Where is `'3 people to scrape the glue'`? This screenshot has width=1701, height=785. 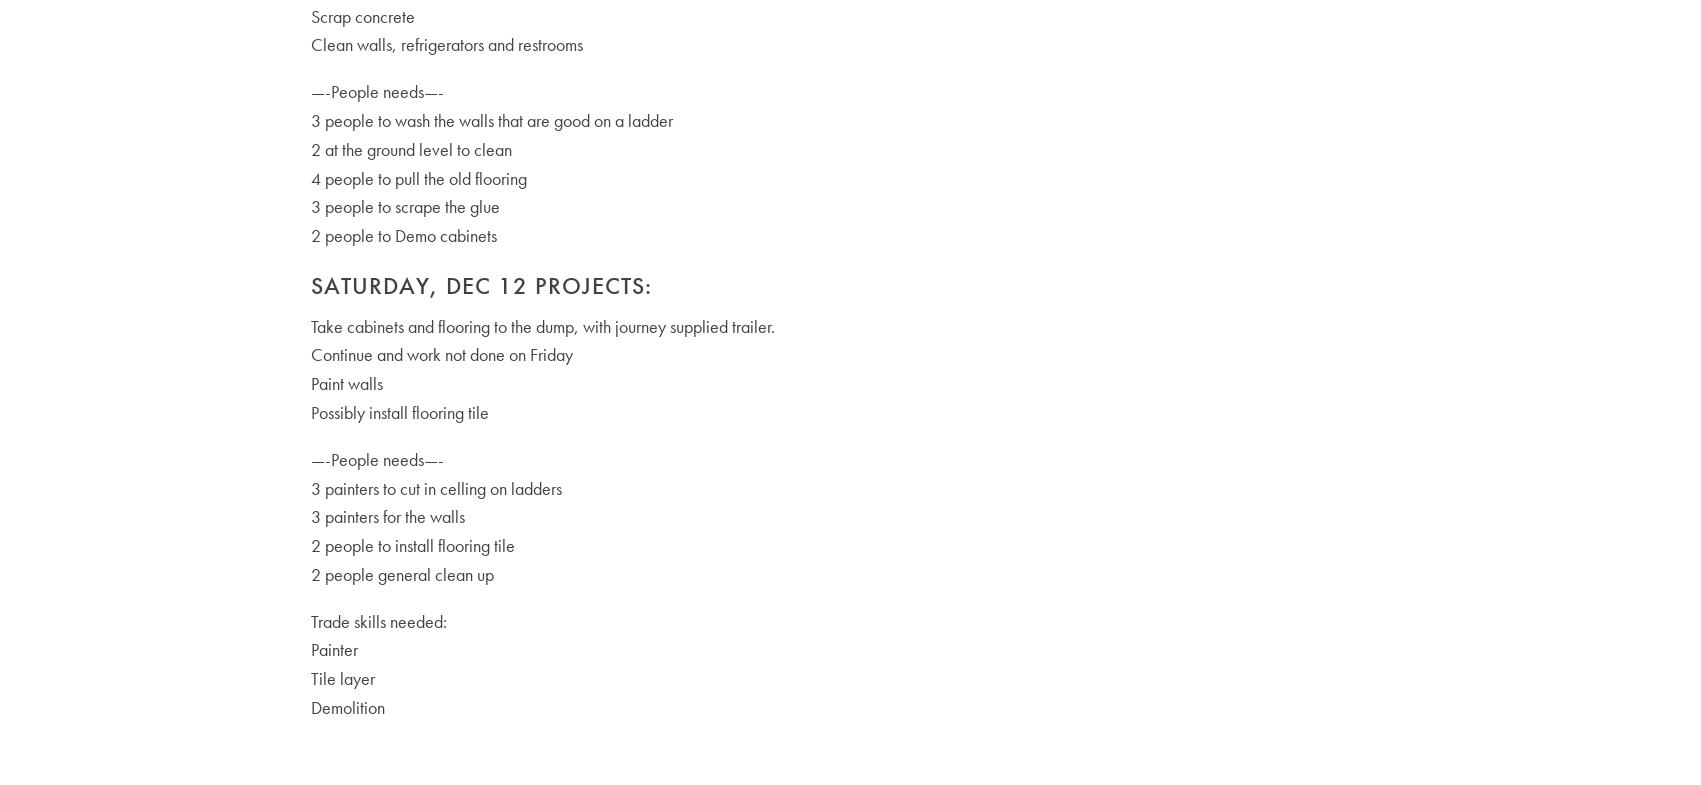
'3 people to scrape the glue' is located at coordinates (309, 205).